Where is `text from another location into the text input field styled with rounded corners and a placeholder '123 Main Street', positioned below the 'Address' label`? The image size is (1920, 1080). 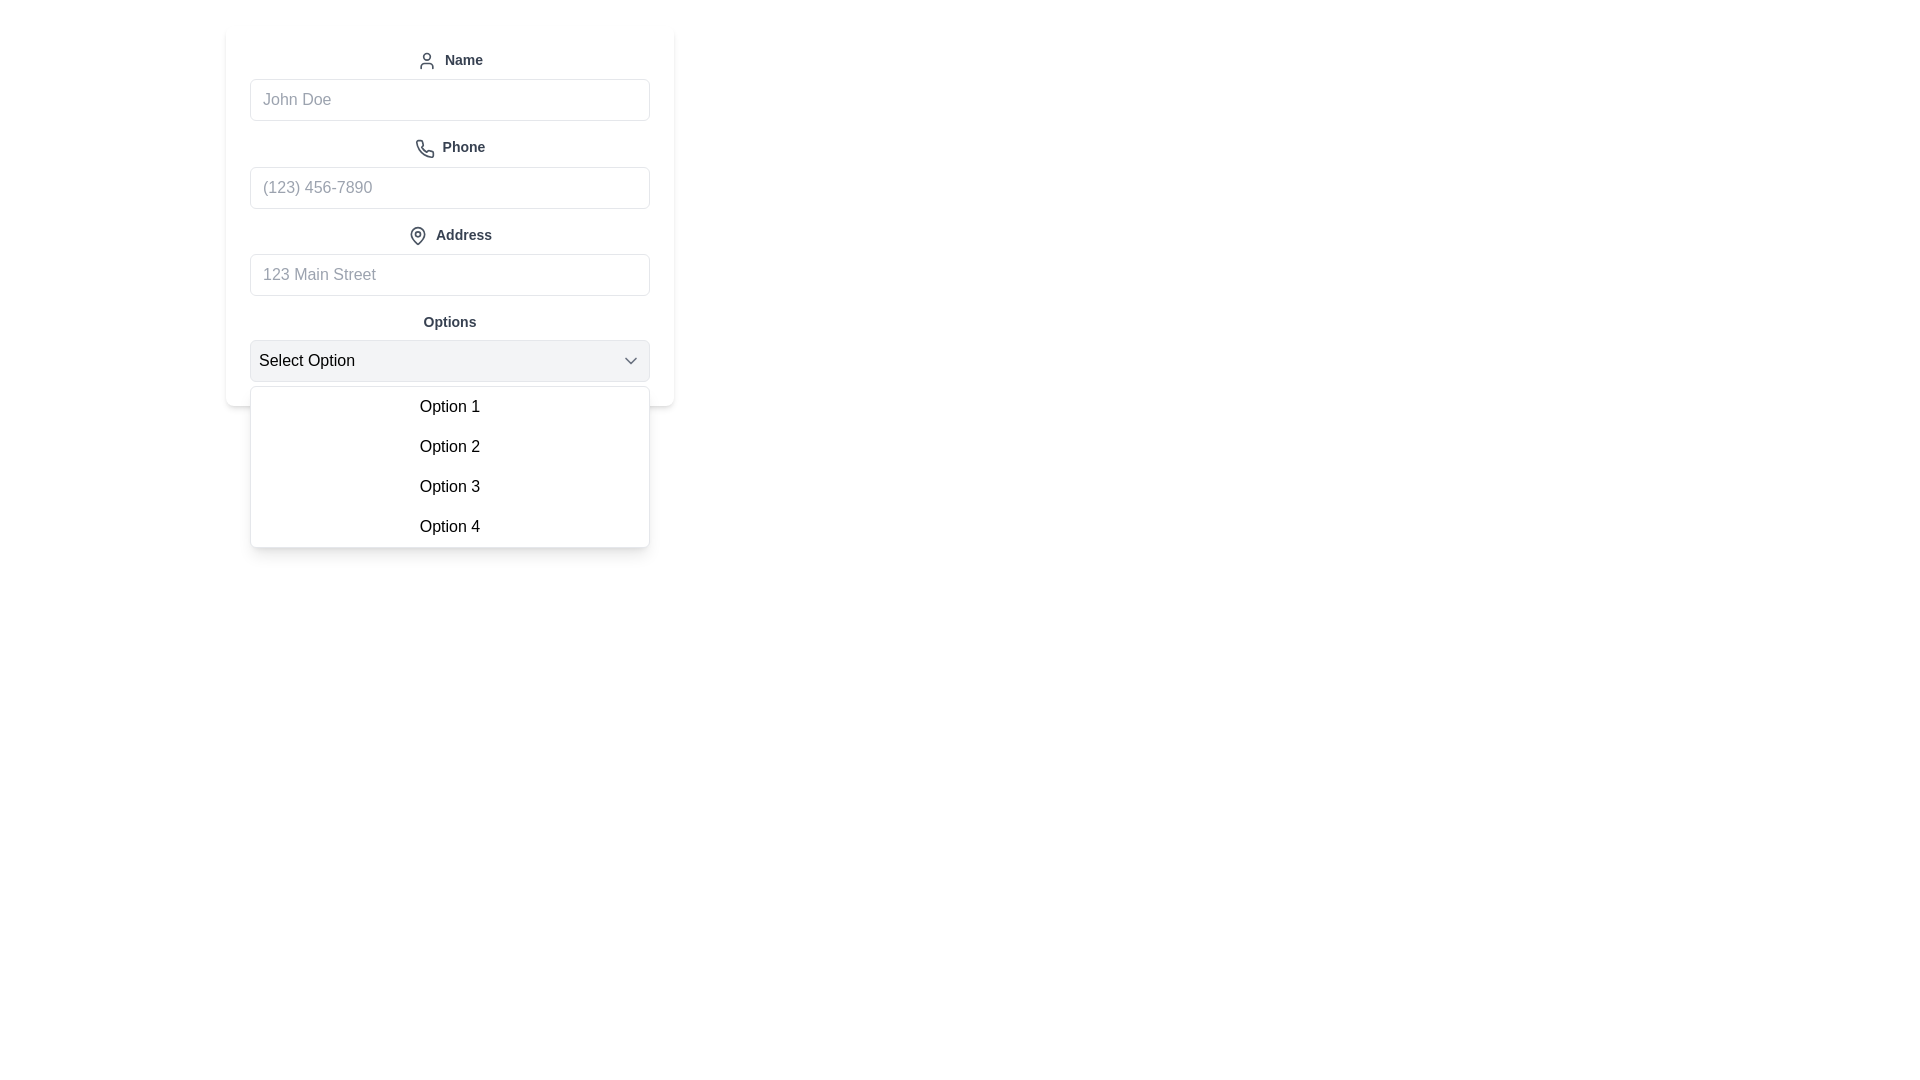
text from another location into the text input field styled with rounded corners and a placeholder '123 Main Street', positioned below the 'Address' label is located at coordinates (449, 274).